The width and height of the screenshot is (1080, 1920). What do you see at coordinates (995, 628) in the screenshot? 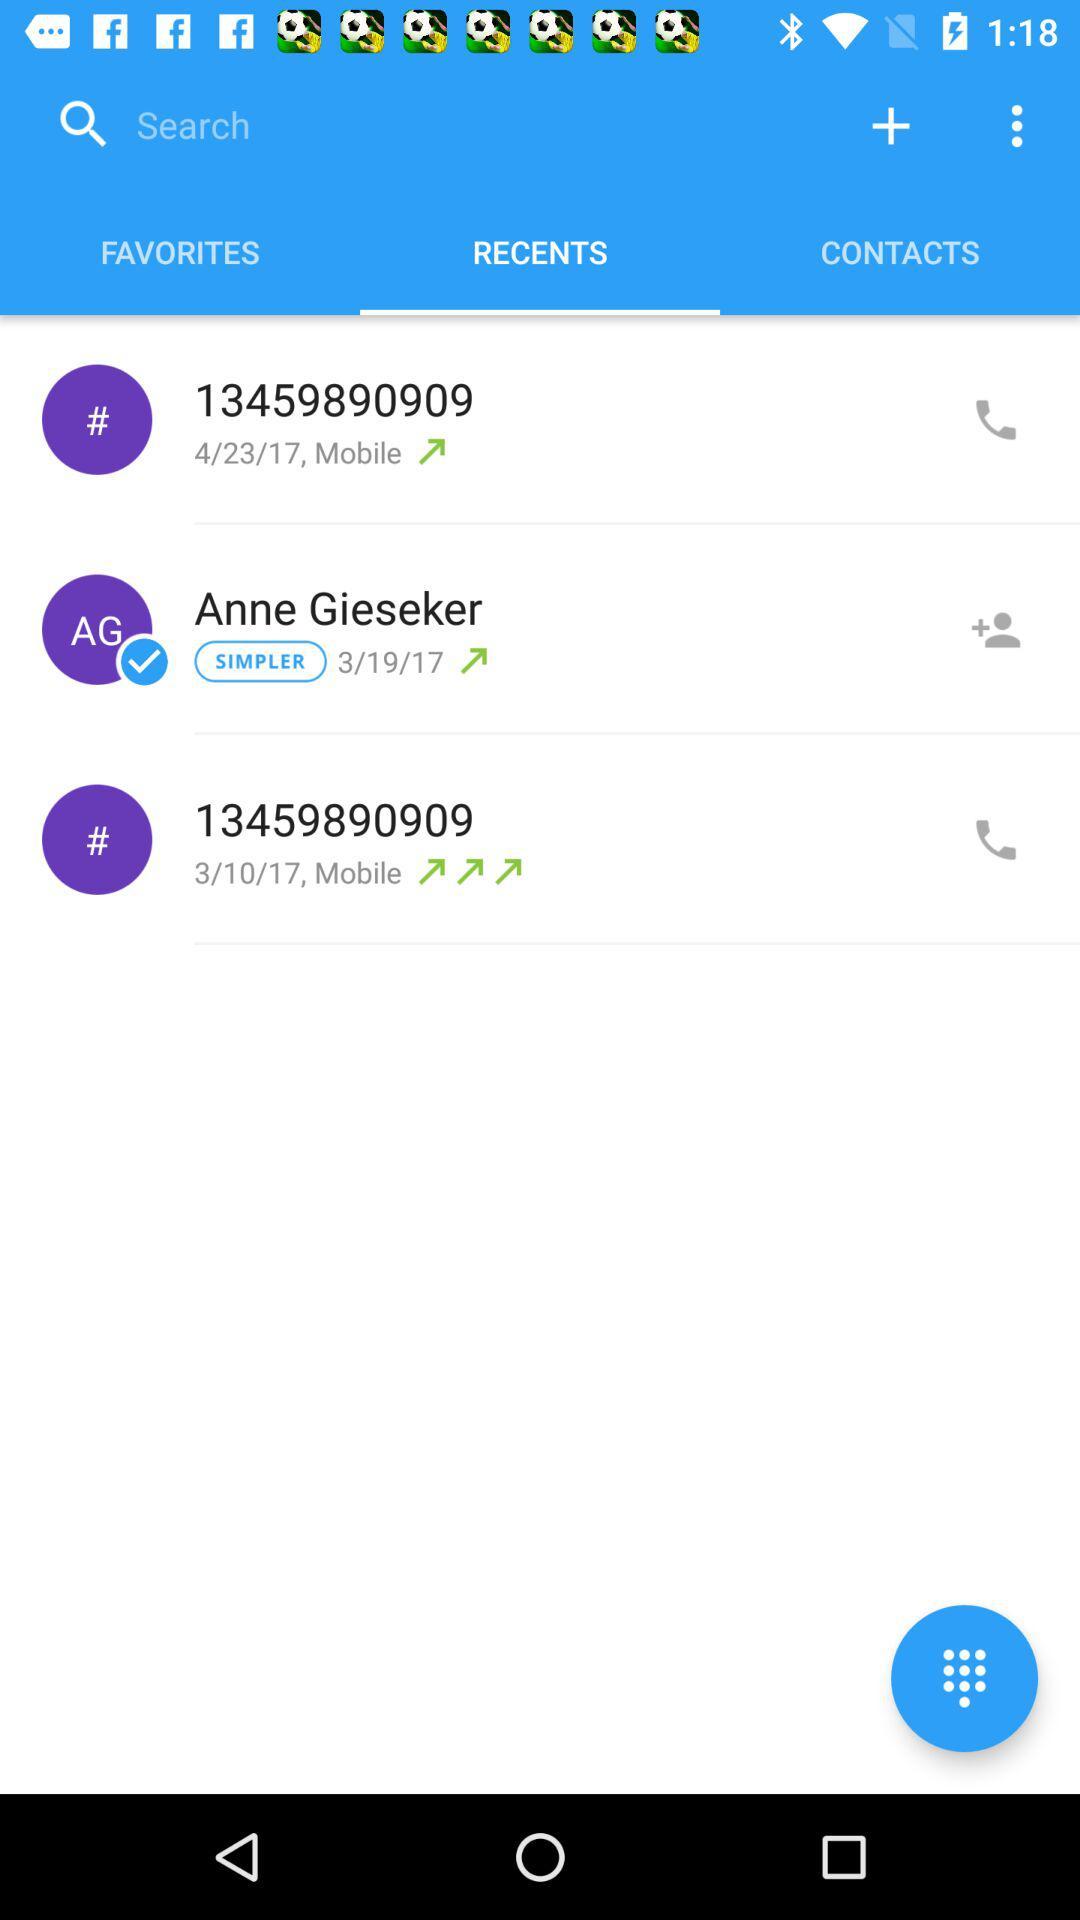
I see `contact` at bounding box center [995, 628].